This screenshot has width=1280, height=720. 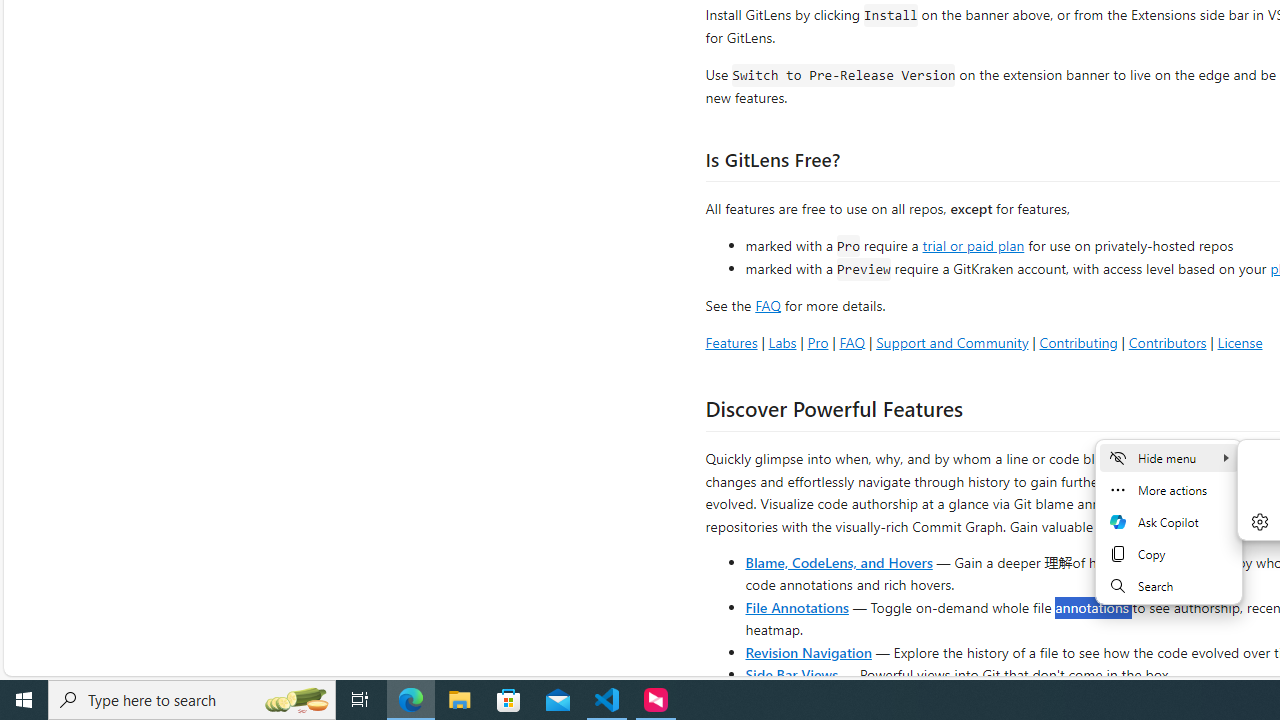 I want to click on 'Blame, CodeLens, and Hovers', so click(x=839, y=561).